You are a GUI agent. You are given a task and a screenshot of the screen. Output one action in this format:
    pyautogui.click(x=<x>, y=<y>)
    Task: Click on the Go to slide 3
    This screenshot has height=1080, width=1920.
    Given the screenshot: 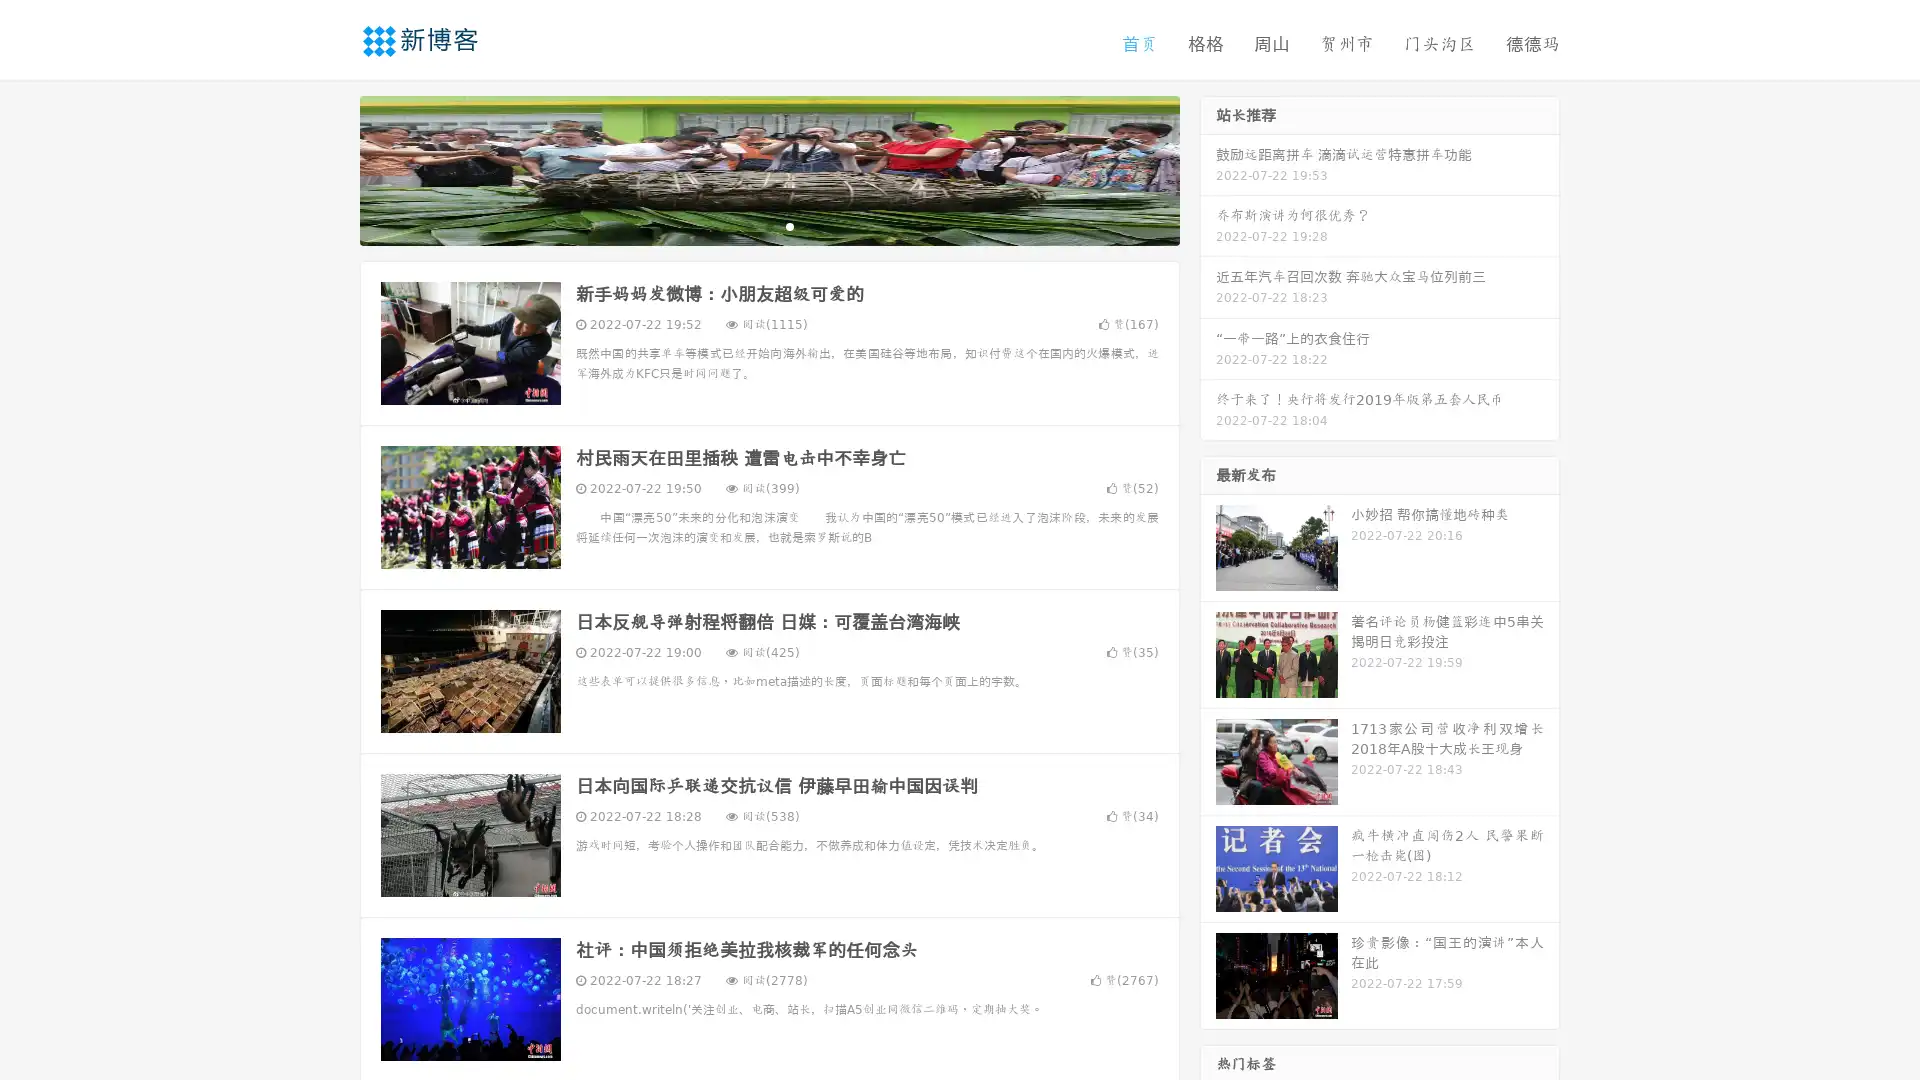 What is the action you would take?
    pyautogui.click(x=789, y=225)
    